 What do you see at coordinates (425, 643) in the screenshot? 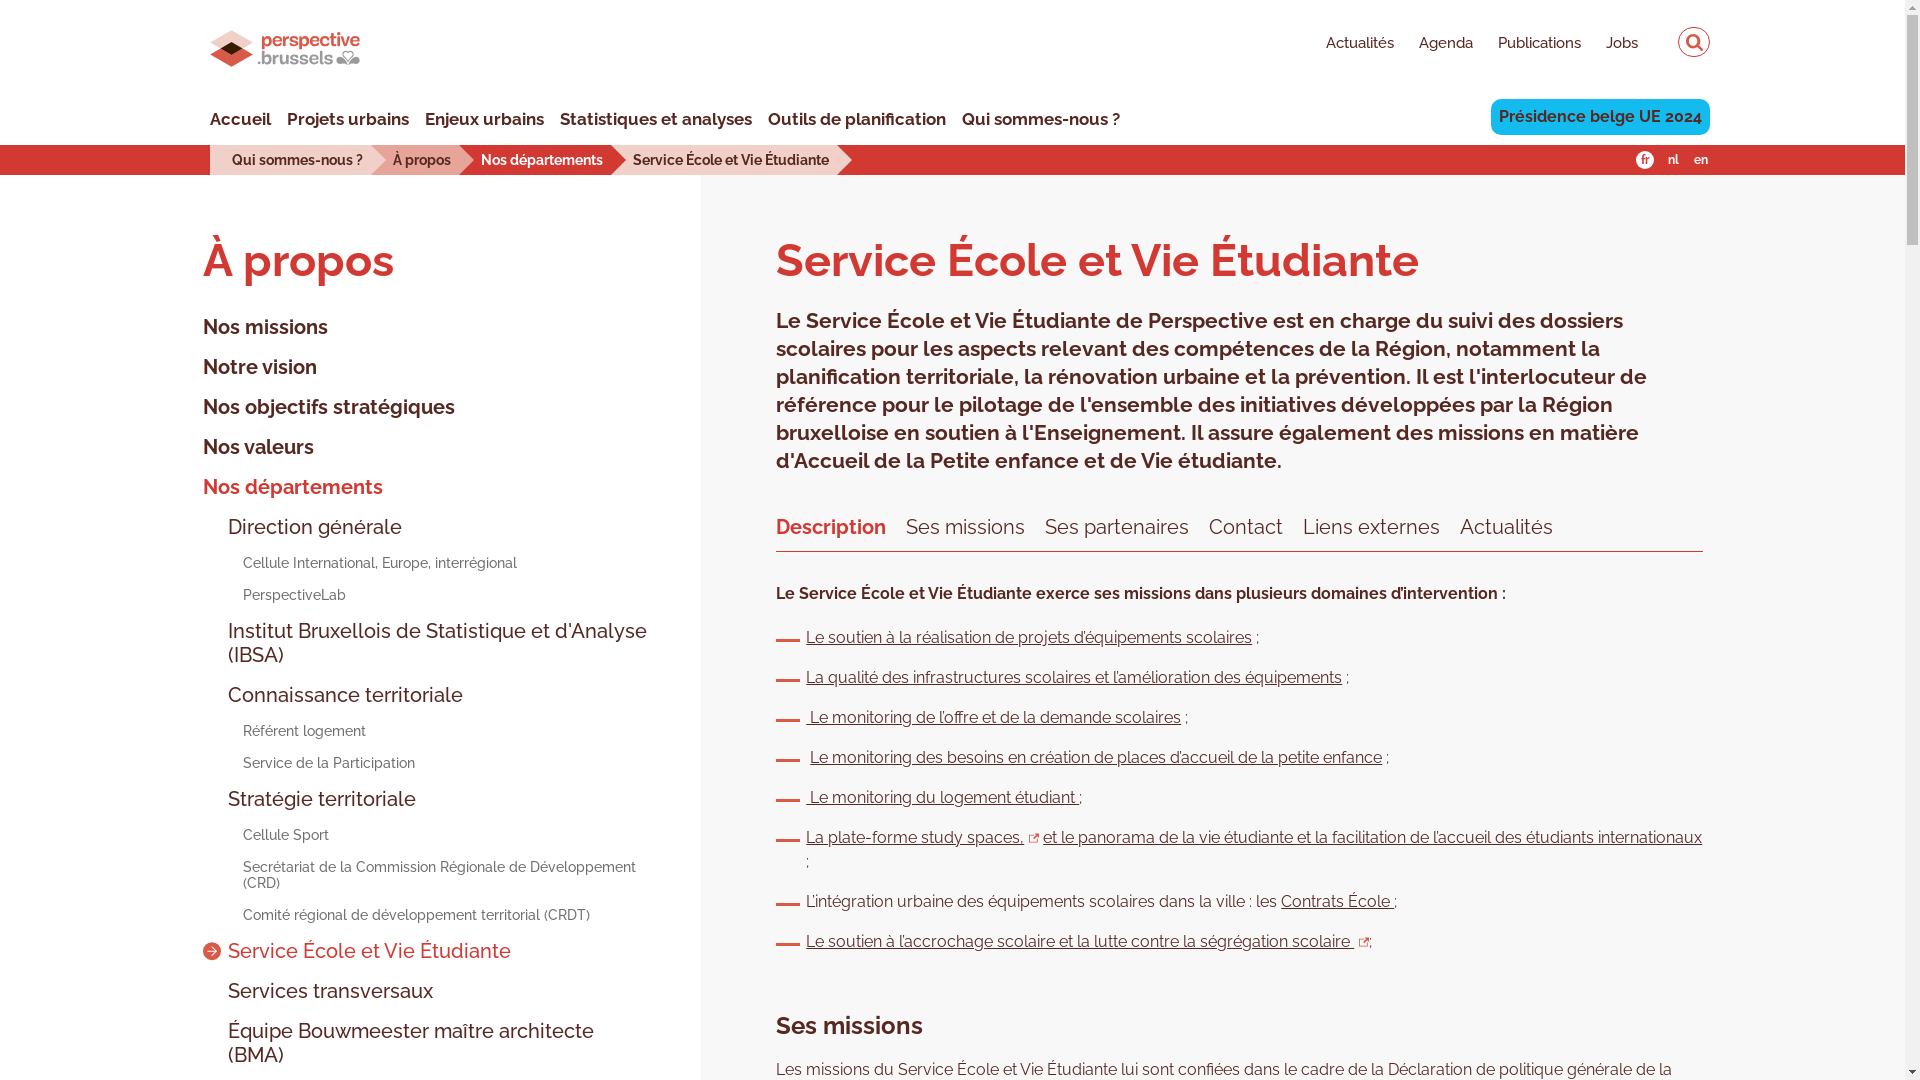
I see `'Institut Bruxellois de Statistique et d'Analyse (IBSA)'` at bounding box center [425, 643].